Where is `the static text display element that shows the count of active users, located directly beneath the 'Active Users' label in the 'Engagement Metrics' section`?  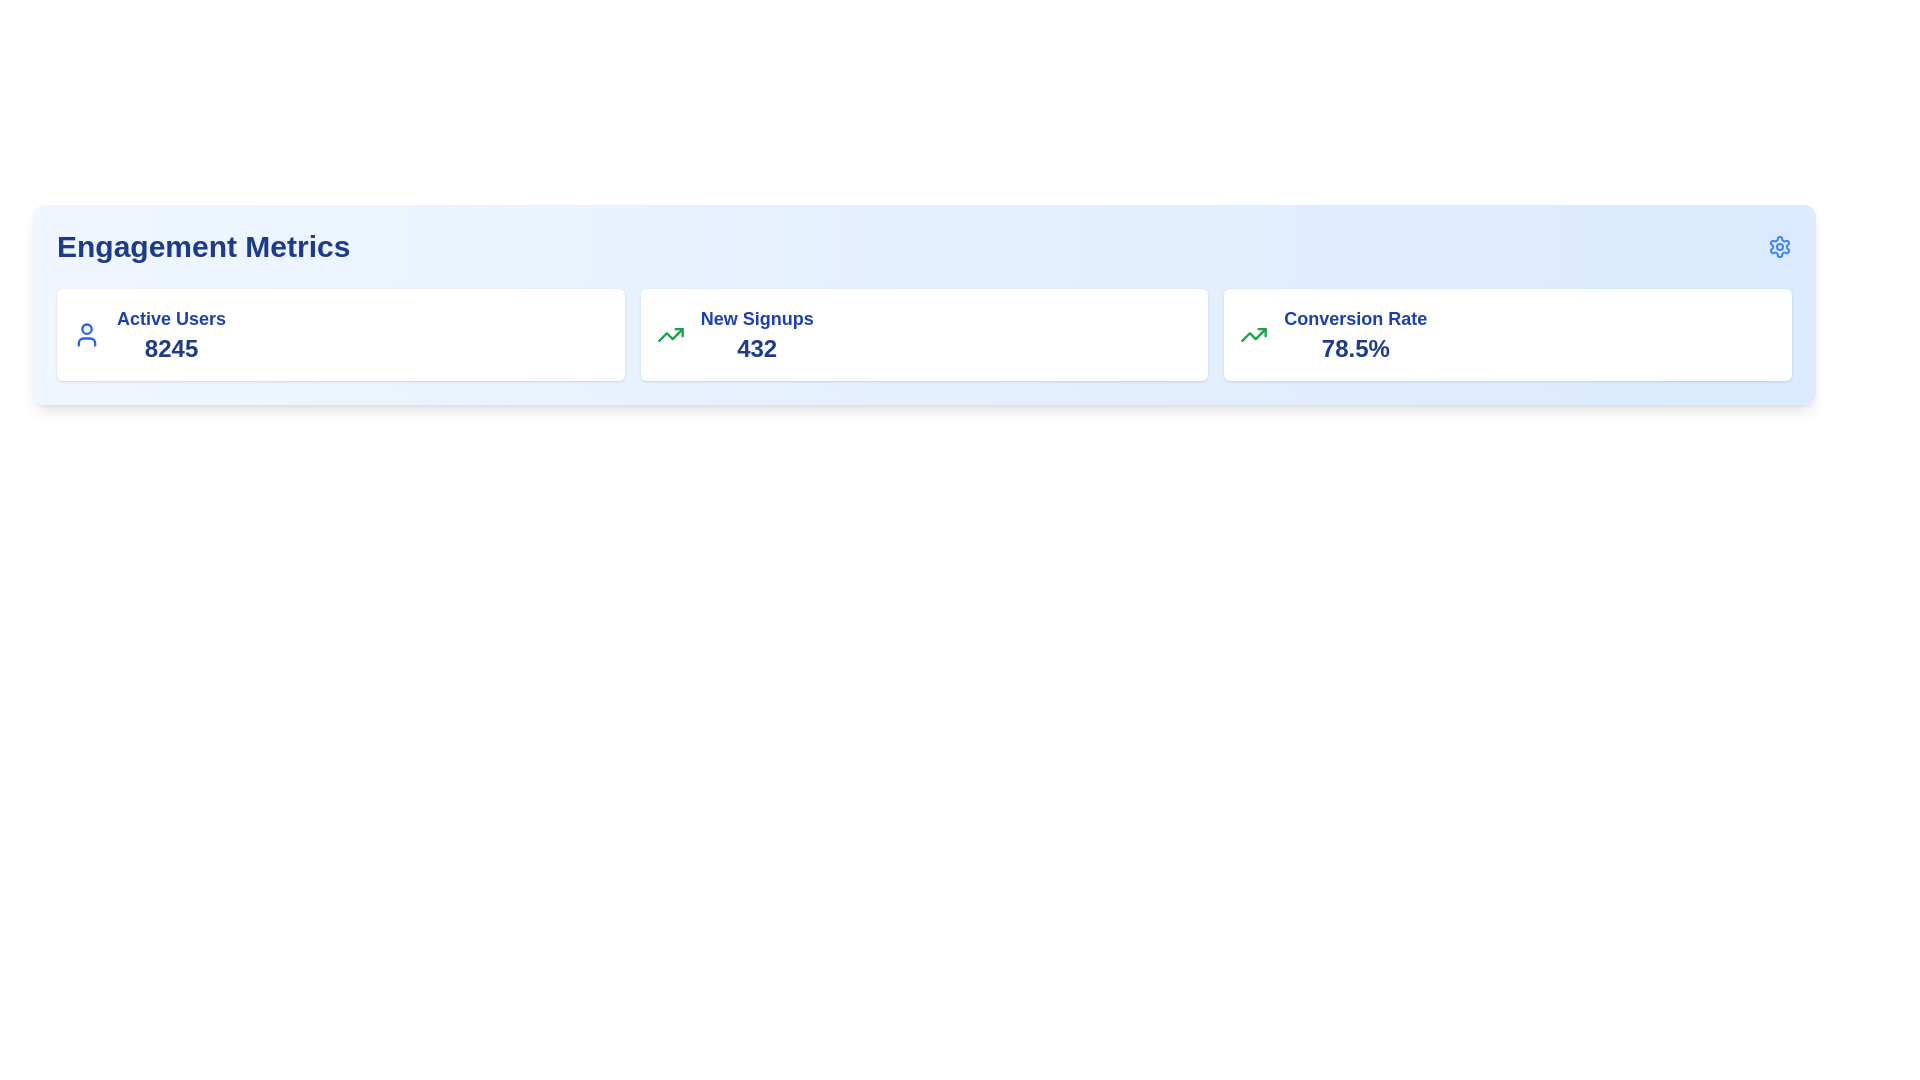
the static text display element that shows the count of active users, located directly beneath the 'Active Users' label in the 'Engagement Metrics' section is located at coordinates (171, 347).